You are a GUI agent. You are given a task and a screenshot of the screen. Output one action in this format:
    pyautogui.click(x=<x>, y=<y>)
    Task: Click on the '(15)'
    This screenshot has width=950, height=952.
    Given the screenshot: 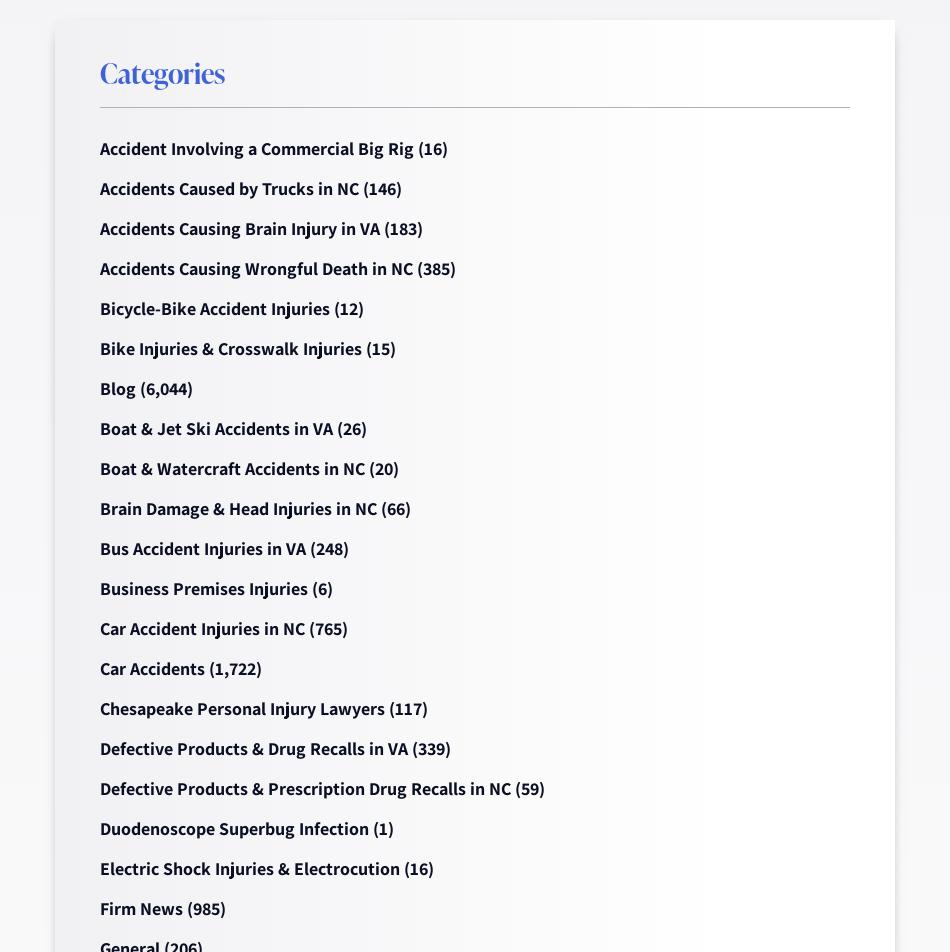 What is the action you would take?
    pyautogui.click(x=377, y=348)
    